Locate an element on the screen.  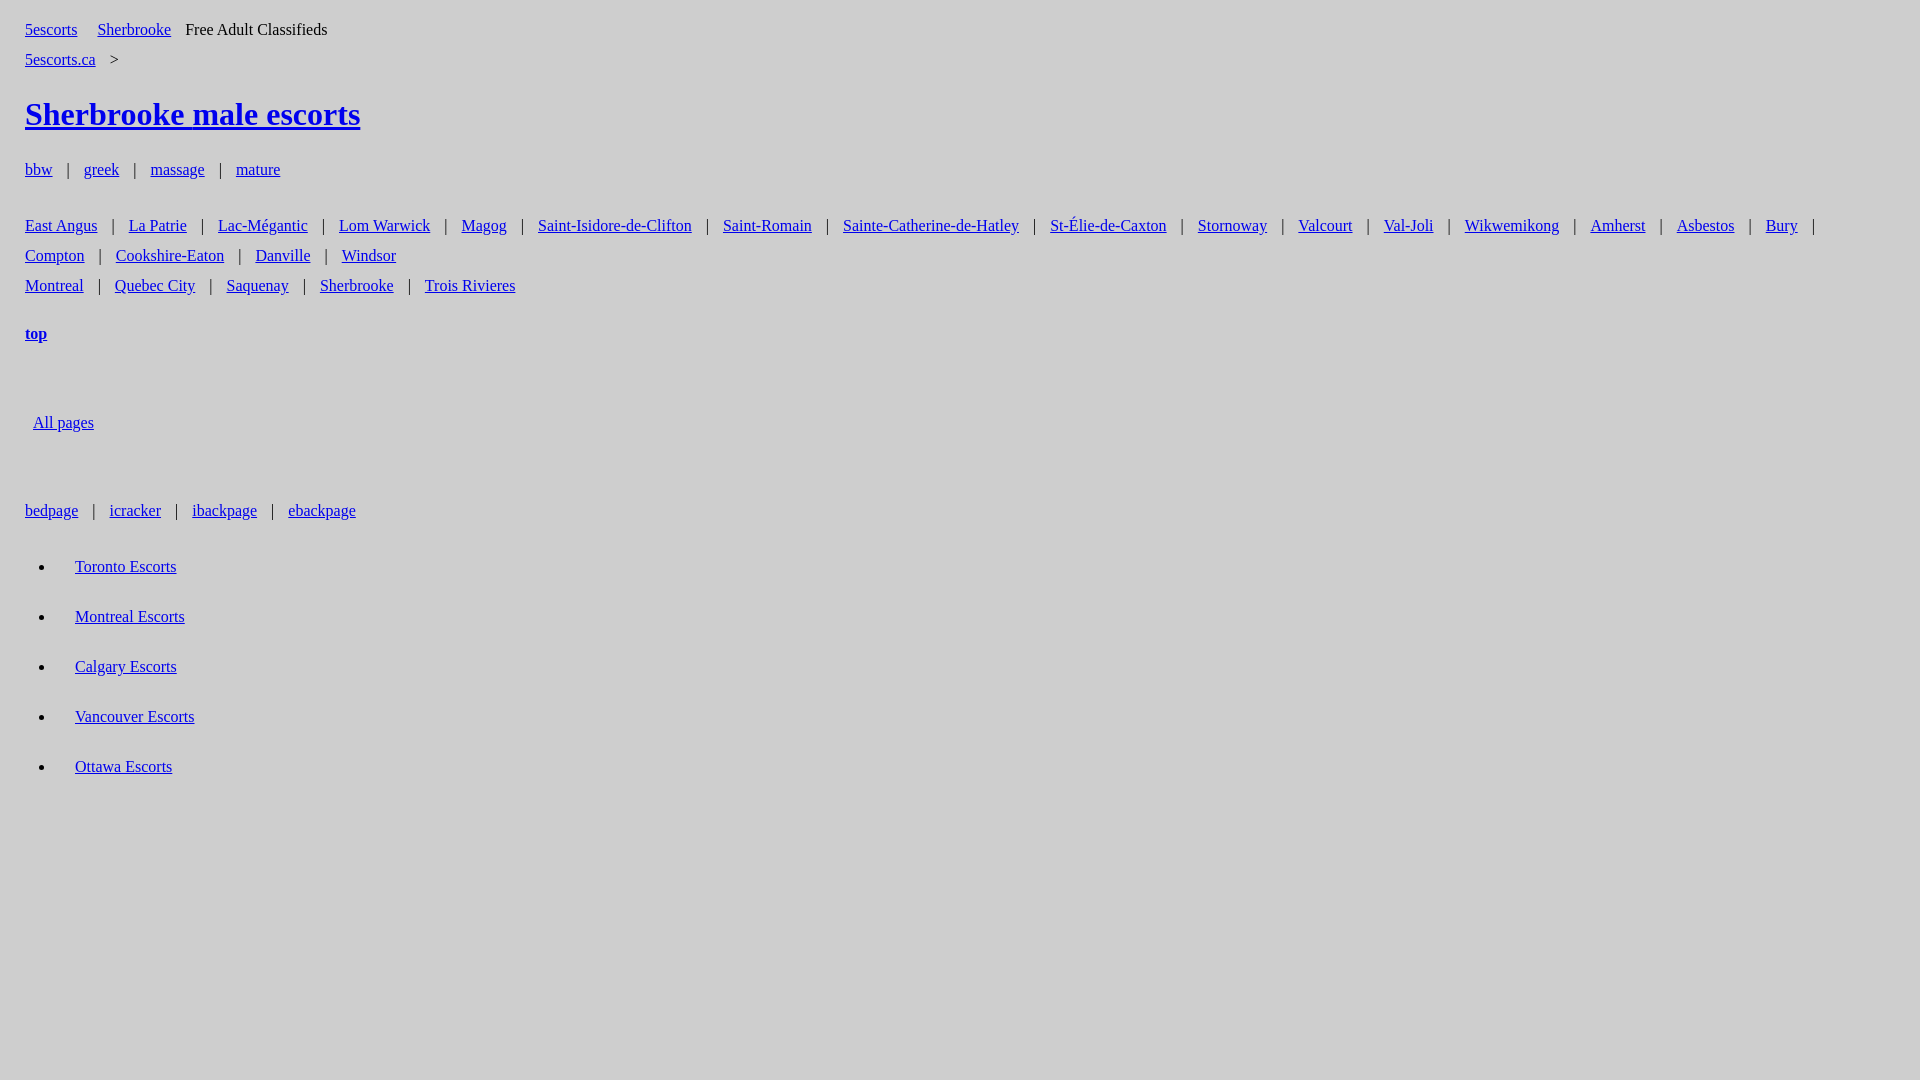
'bbw' is located at coordinates (14, 168).